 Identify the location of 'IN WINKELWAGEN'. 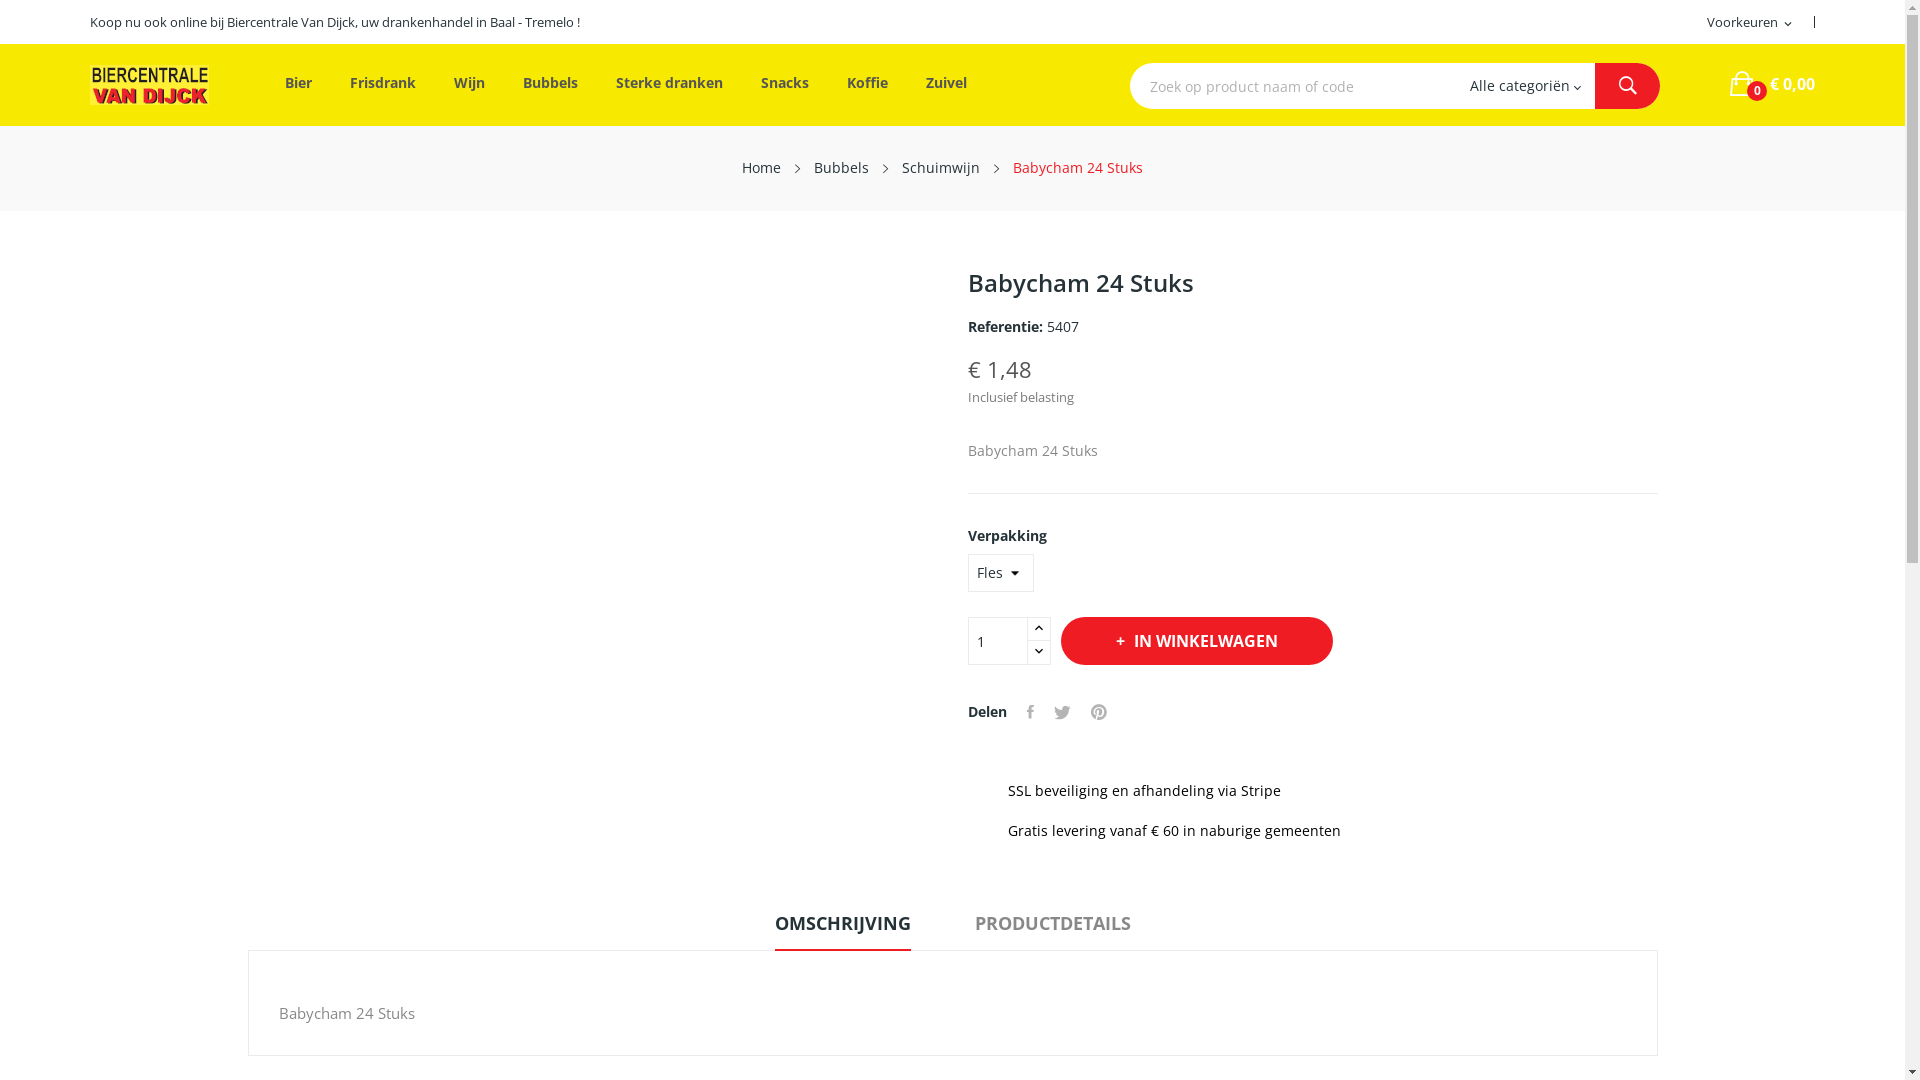
(1195, 640).